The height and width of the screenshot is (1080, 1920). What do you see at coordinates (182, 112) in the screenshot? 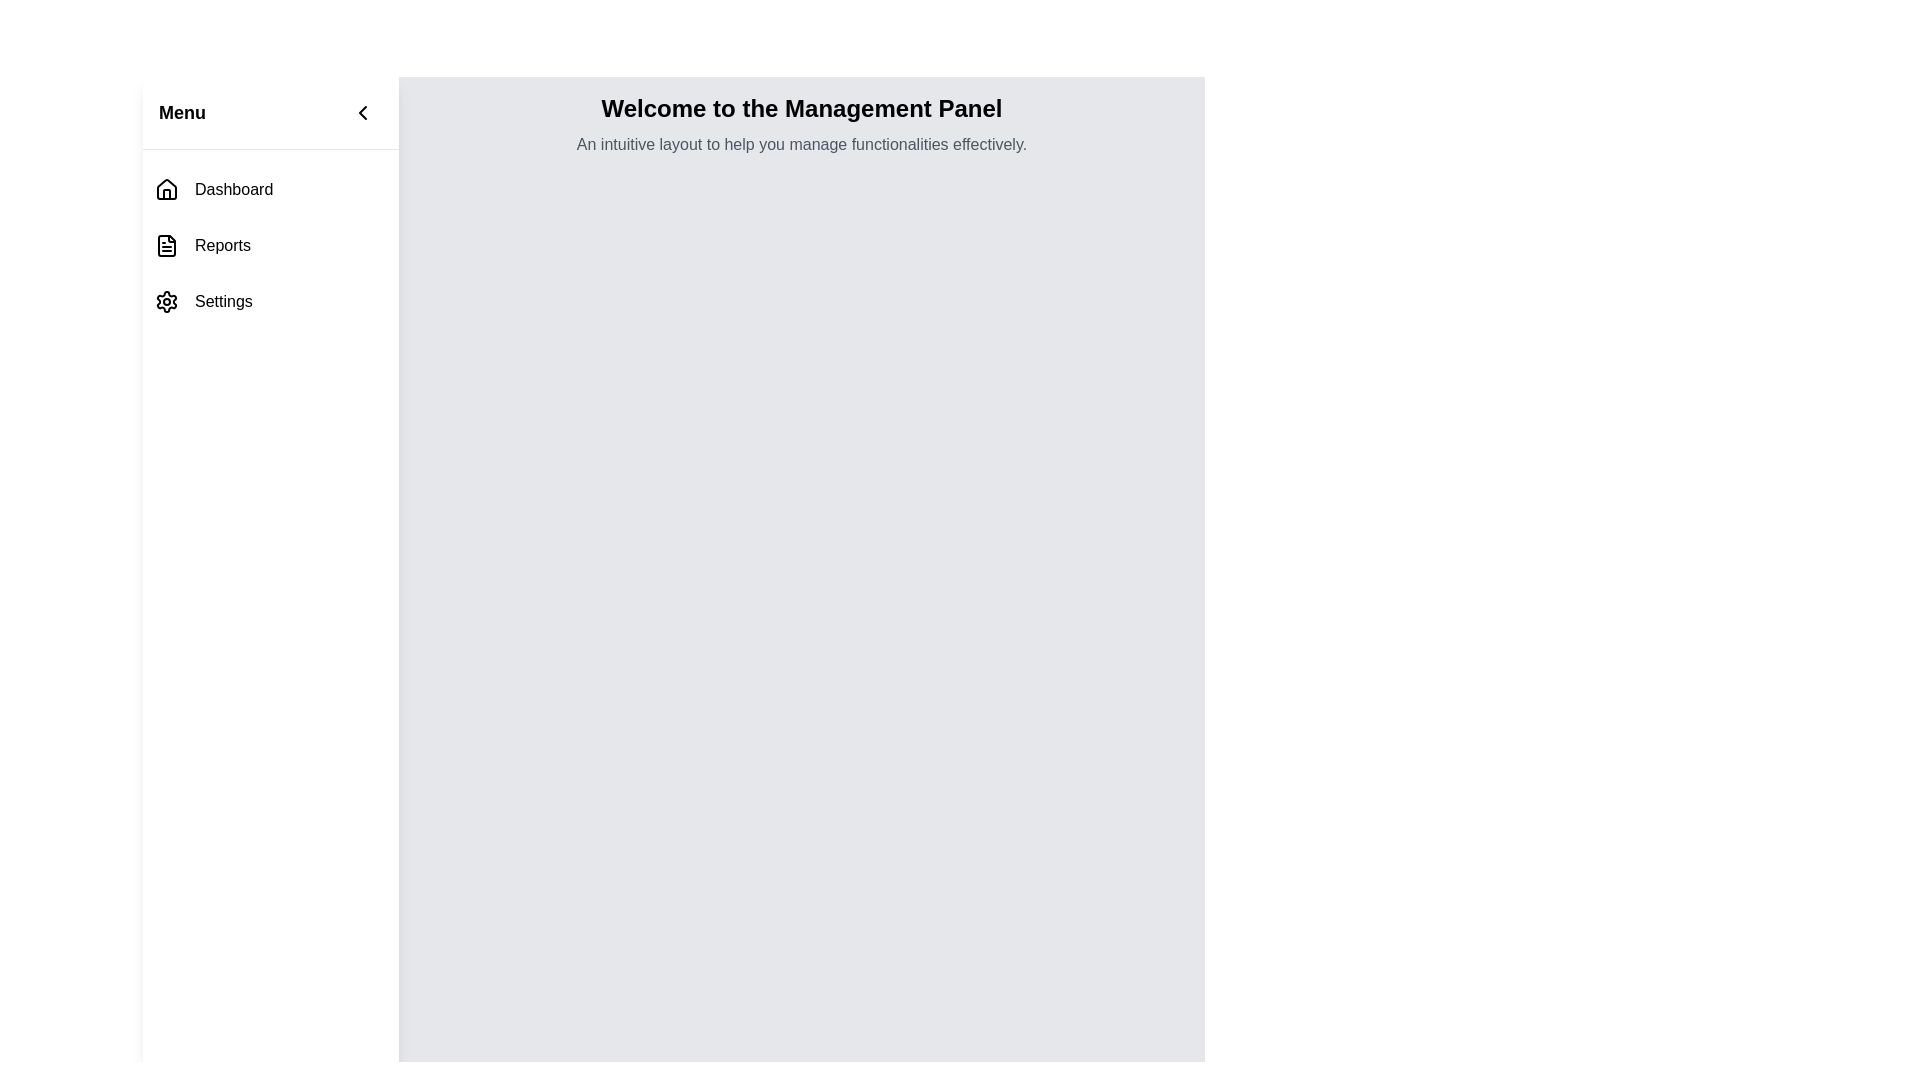
I see `the bold text label reading 'Menu', which is styled with a larger font size and located at the top left of the application interface, serving as a header for the navigation menu` at bounding box center [182, 112].